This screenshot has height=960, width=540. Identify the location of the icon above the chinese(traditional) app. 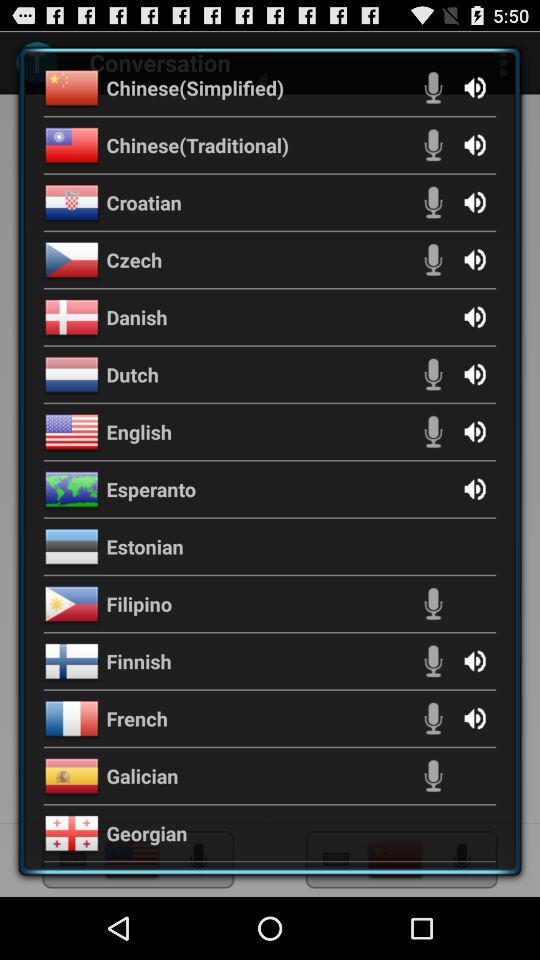
(195, 87).